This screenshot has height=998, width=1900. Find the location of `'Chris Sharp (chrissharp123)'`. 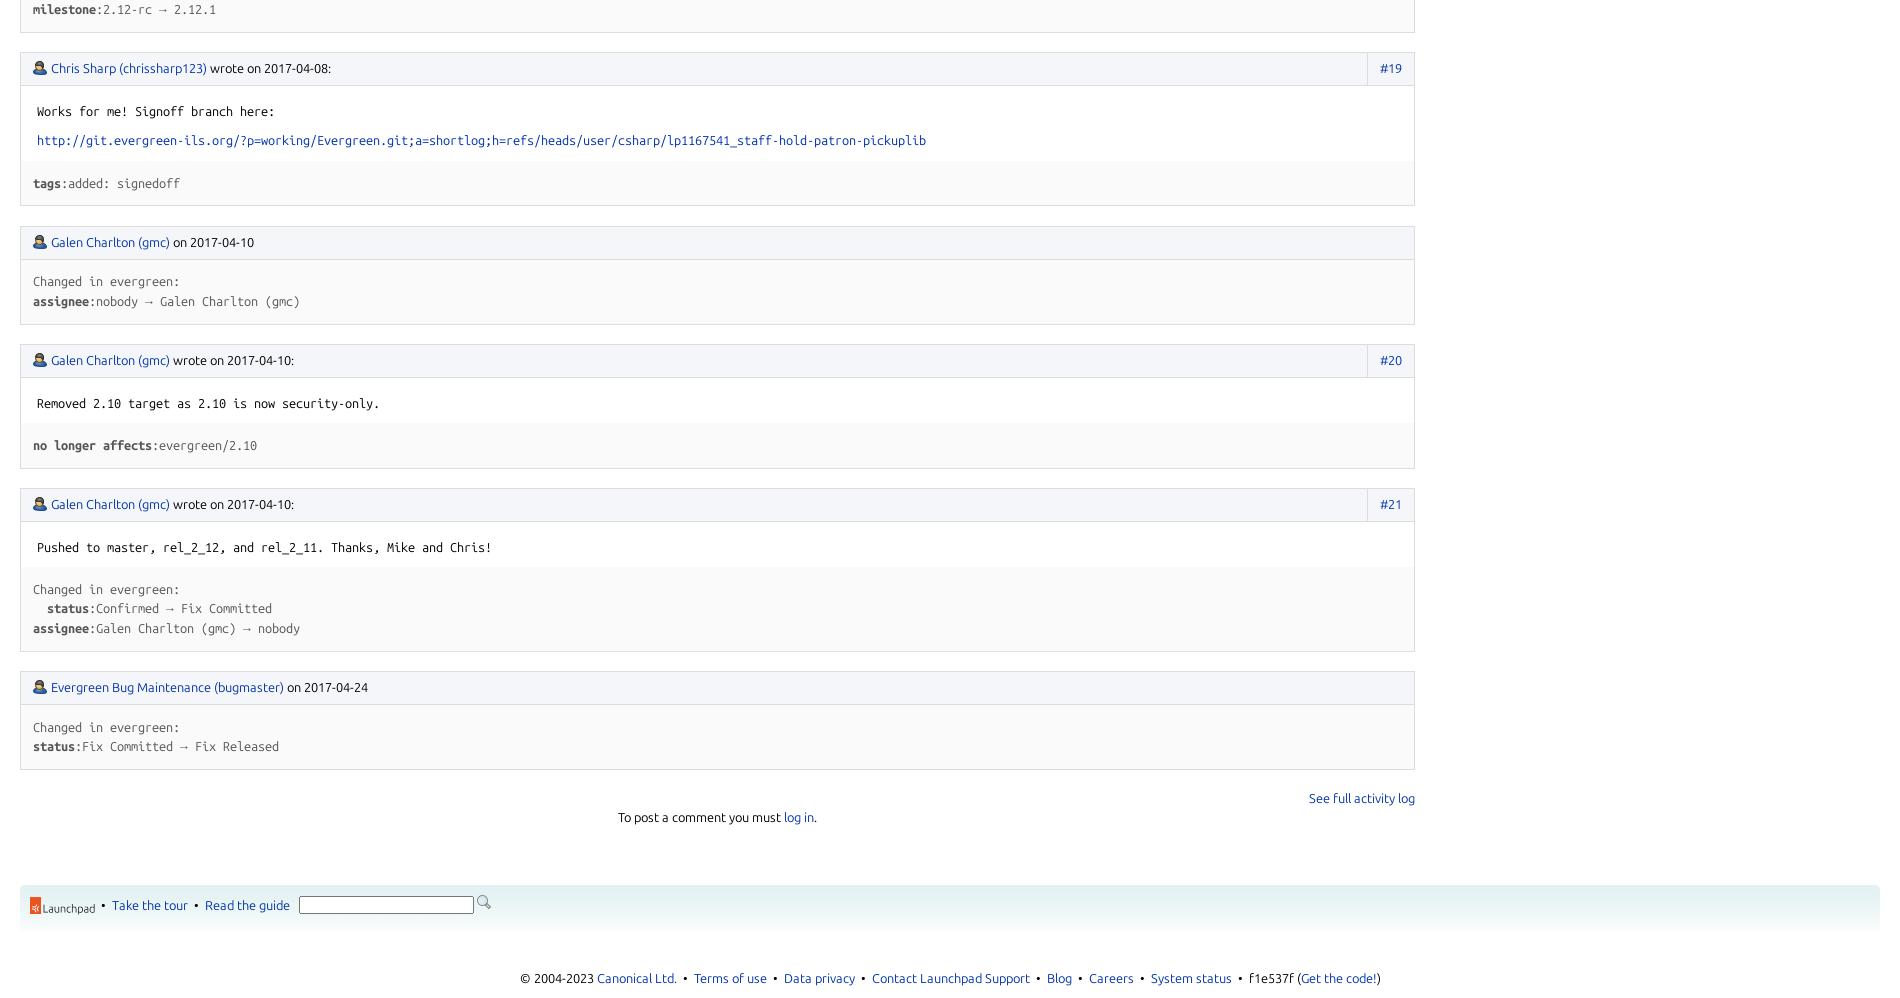

'Chris Sharp (chrissharp123)' is located at coordinates (50, 66).